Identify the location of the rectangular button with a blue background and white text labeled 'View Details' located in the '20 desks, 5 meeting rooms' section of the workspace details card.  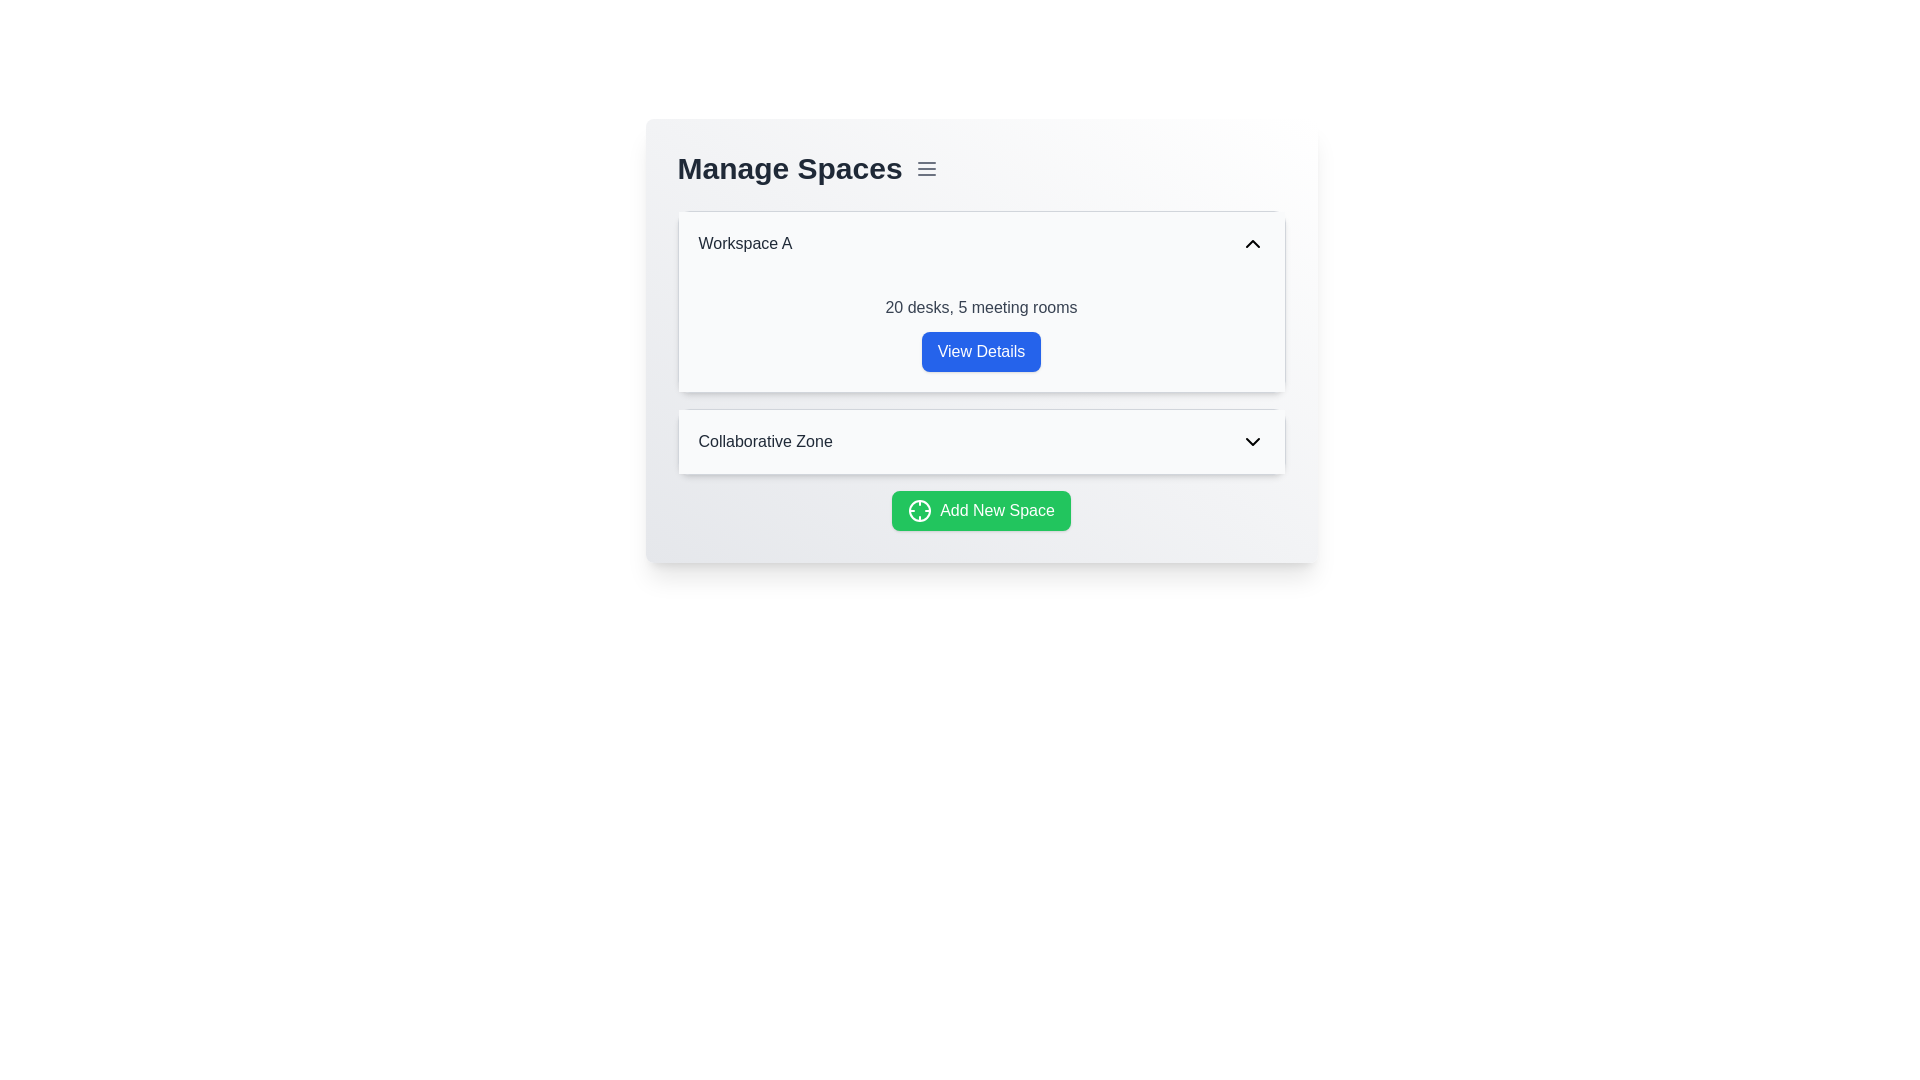
(981, 350).